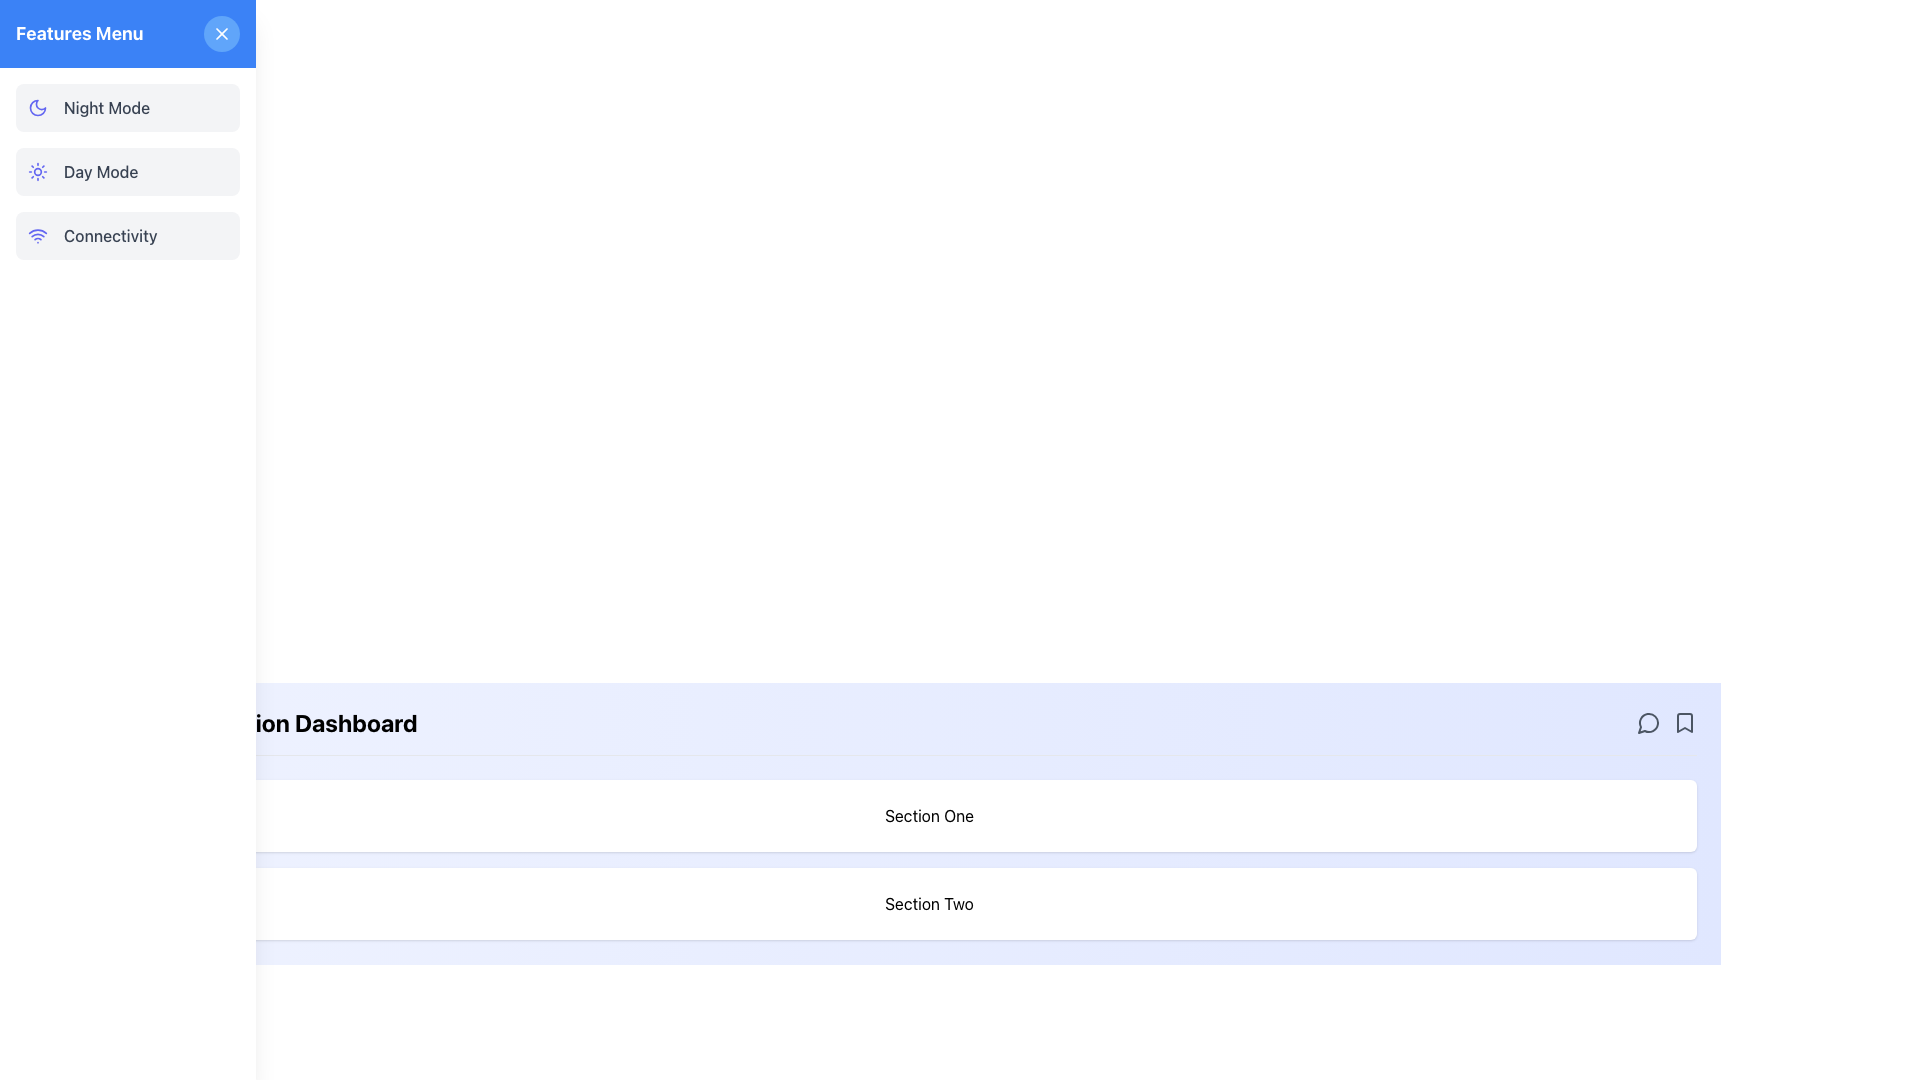  What do you see at coordinates (127, 171) in the screenshot?
I see `the 'Day Mode' selectable menu item, which features a sun icon in indigo and the text 'Day Mode' in a darker font, located in the Features Menu section` at bounding box center [127, 171].